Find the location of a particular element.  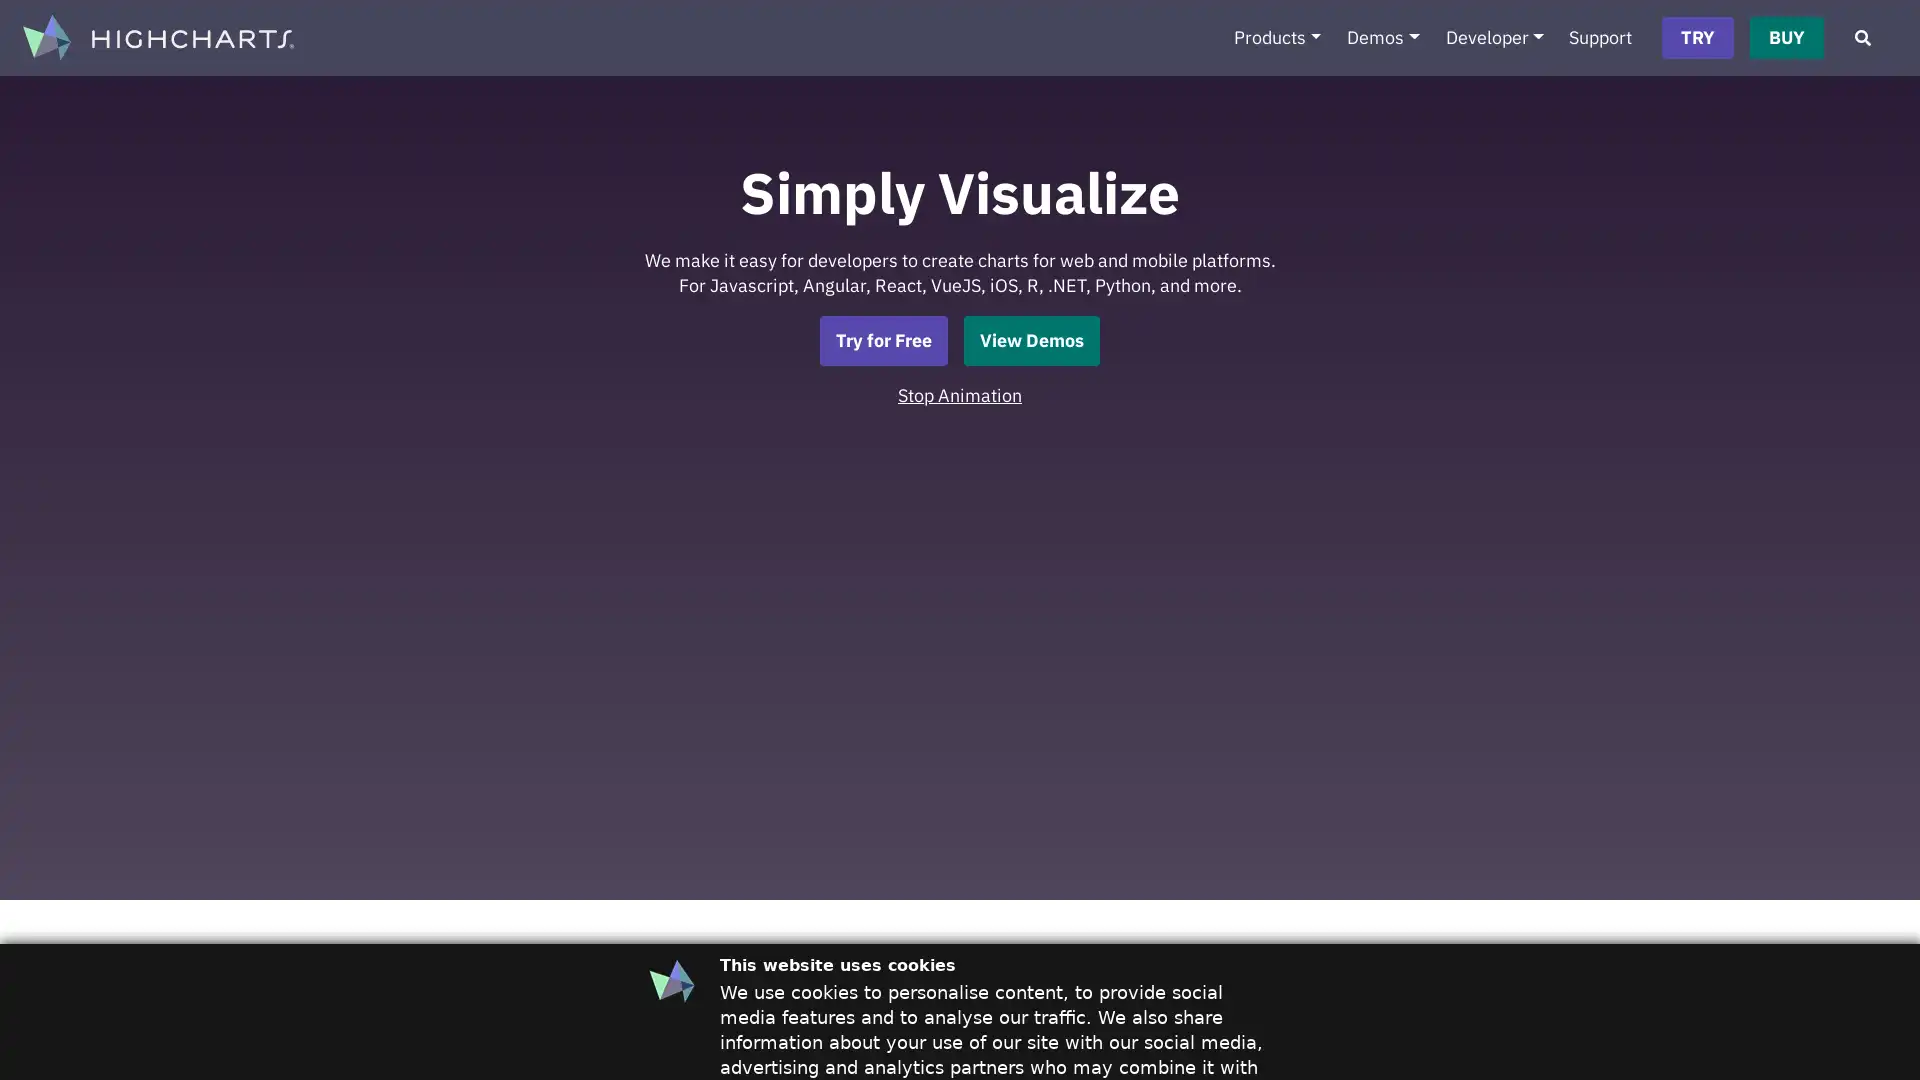

Products is located at coordinates (1275, 38).